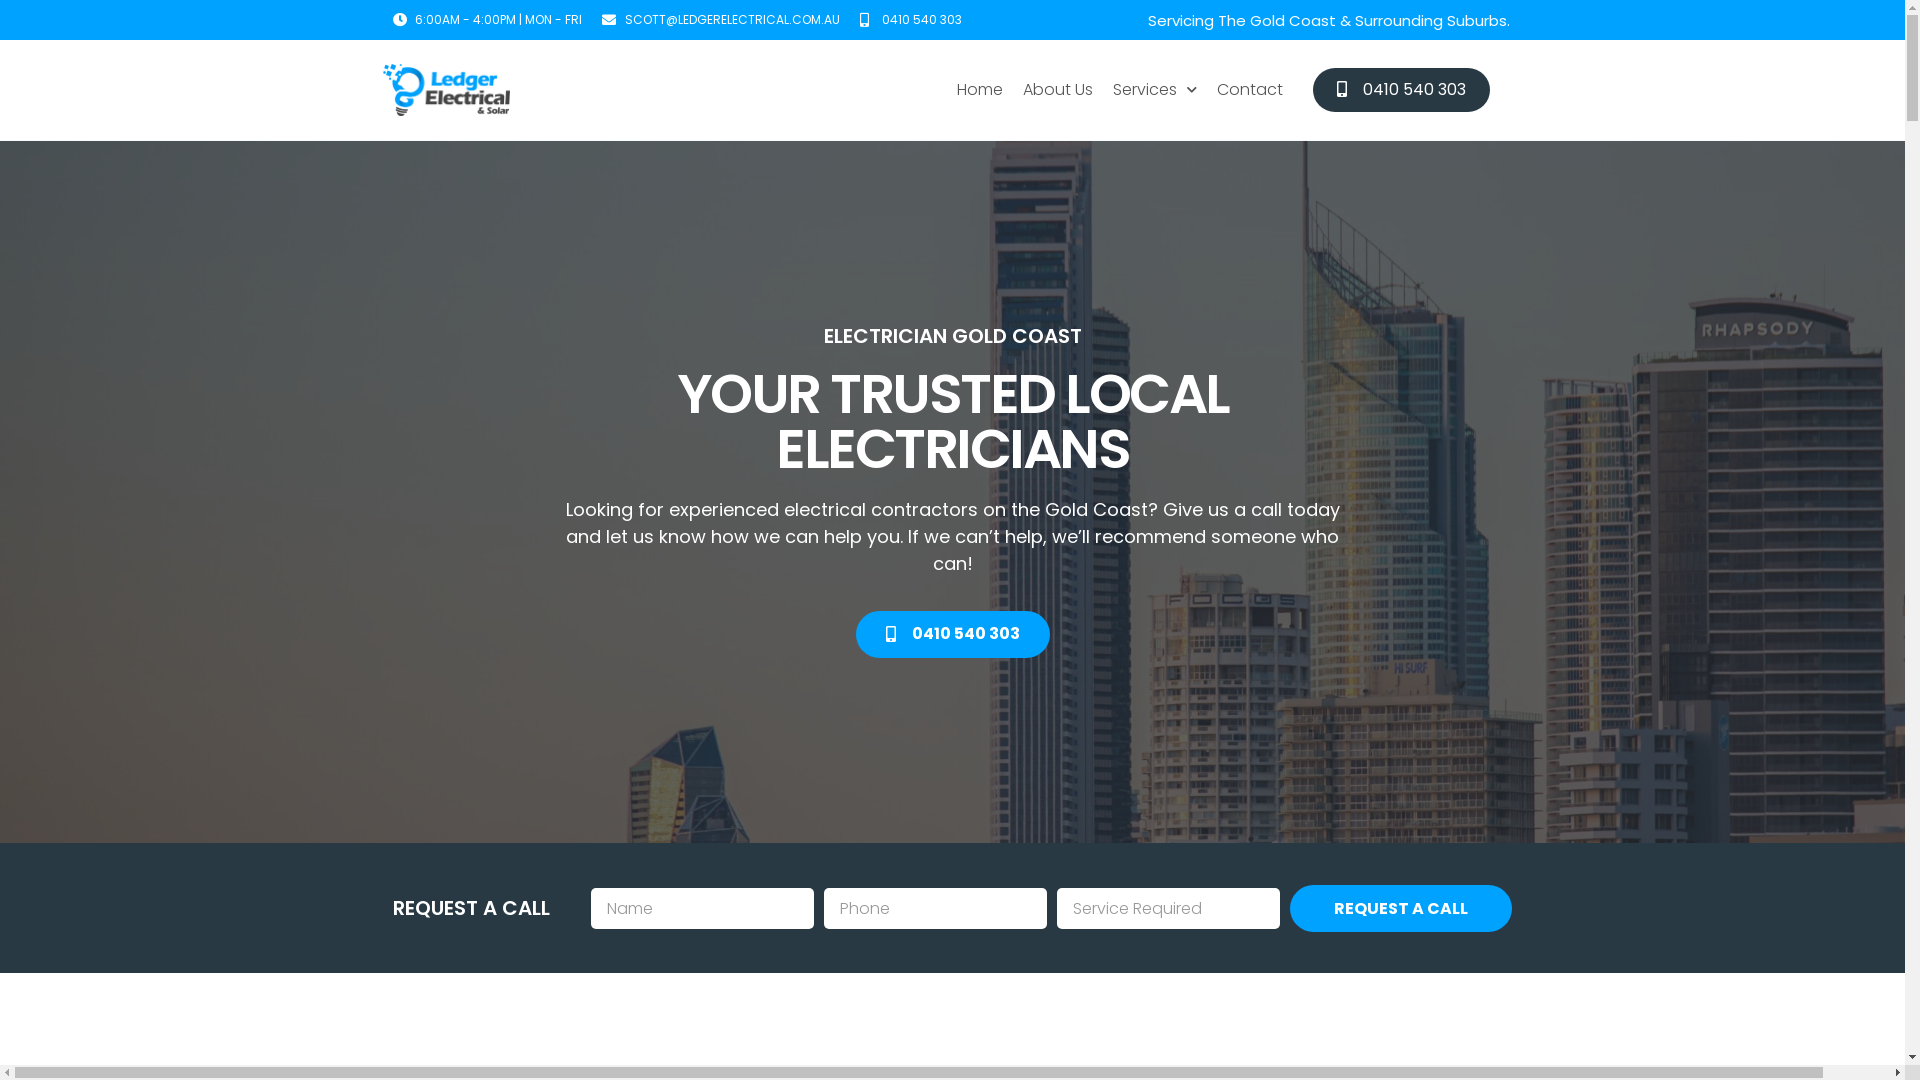  What do you see at coordinates (910, 19) in the screenshot?
I see `'0410 540 303'` at bounding box center [910, 19].